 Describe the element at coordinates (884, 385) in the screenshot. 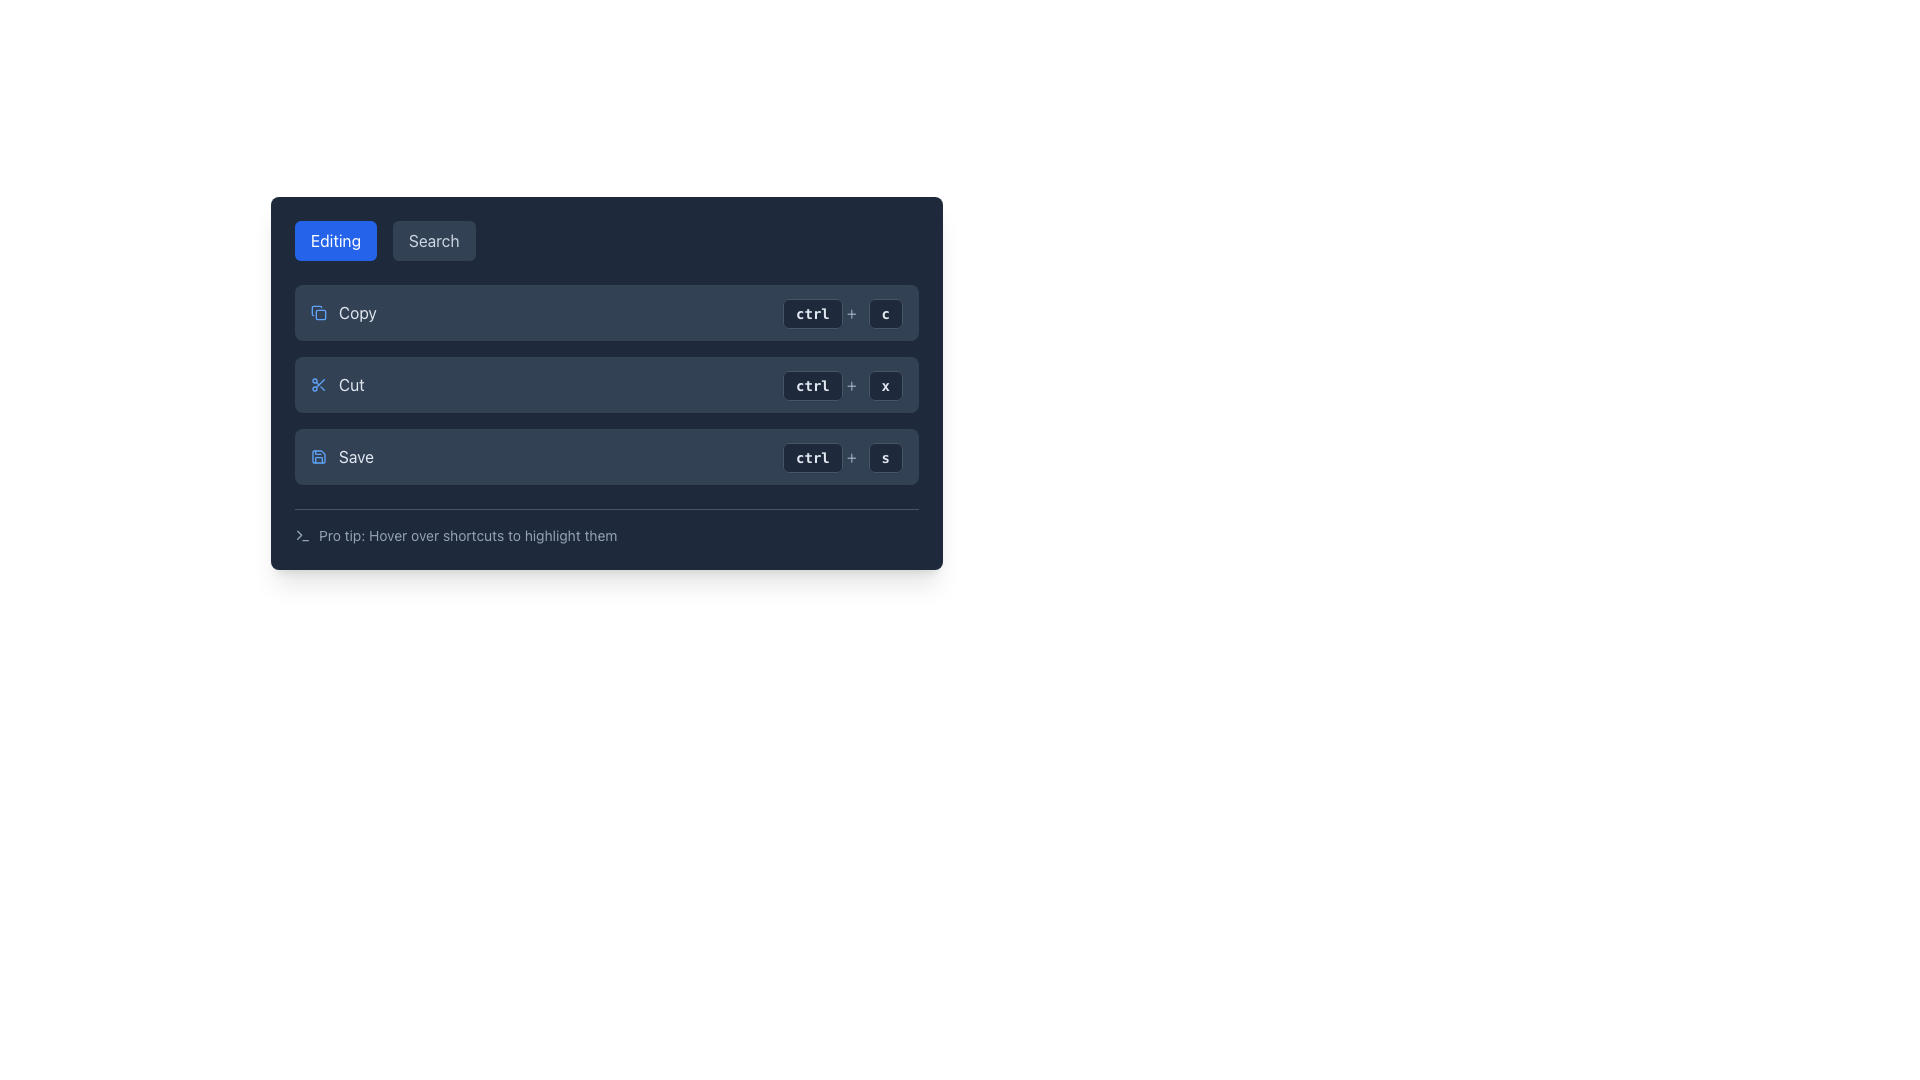

I see `the 'Cut' button with dark theme styling and text 'x' located in the second row of the shortcut list, adjacent to the '+' sign and following the 'ctrl' button` at that location.